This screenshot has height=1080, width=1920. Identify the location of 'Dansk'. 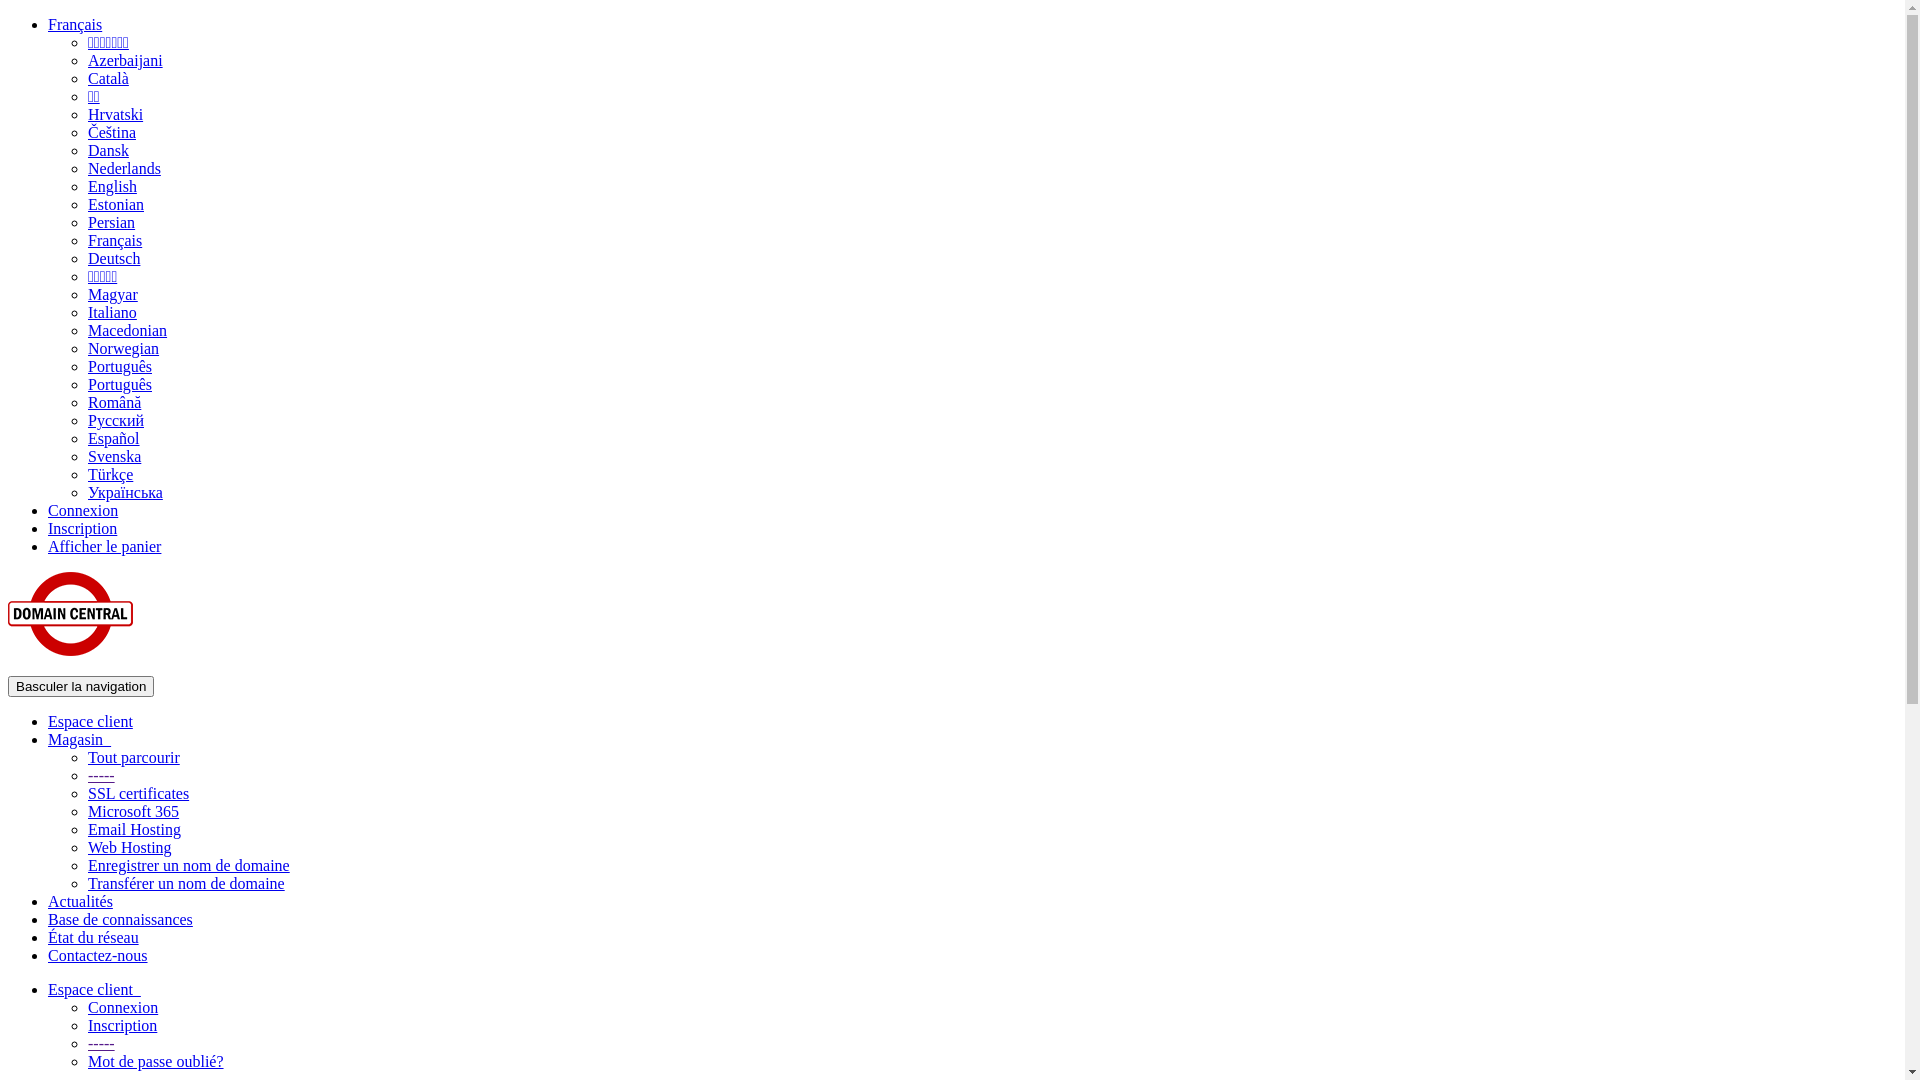
(107, 149).